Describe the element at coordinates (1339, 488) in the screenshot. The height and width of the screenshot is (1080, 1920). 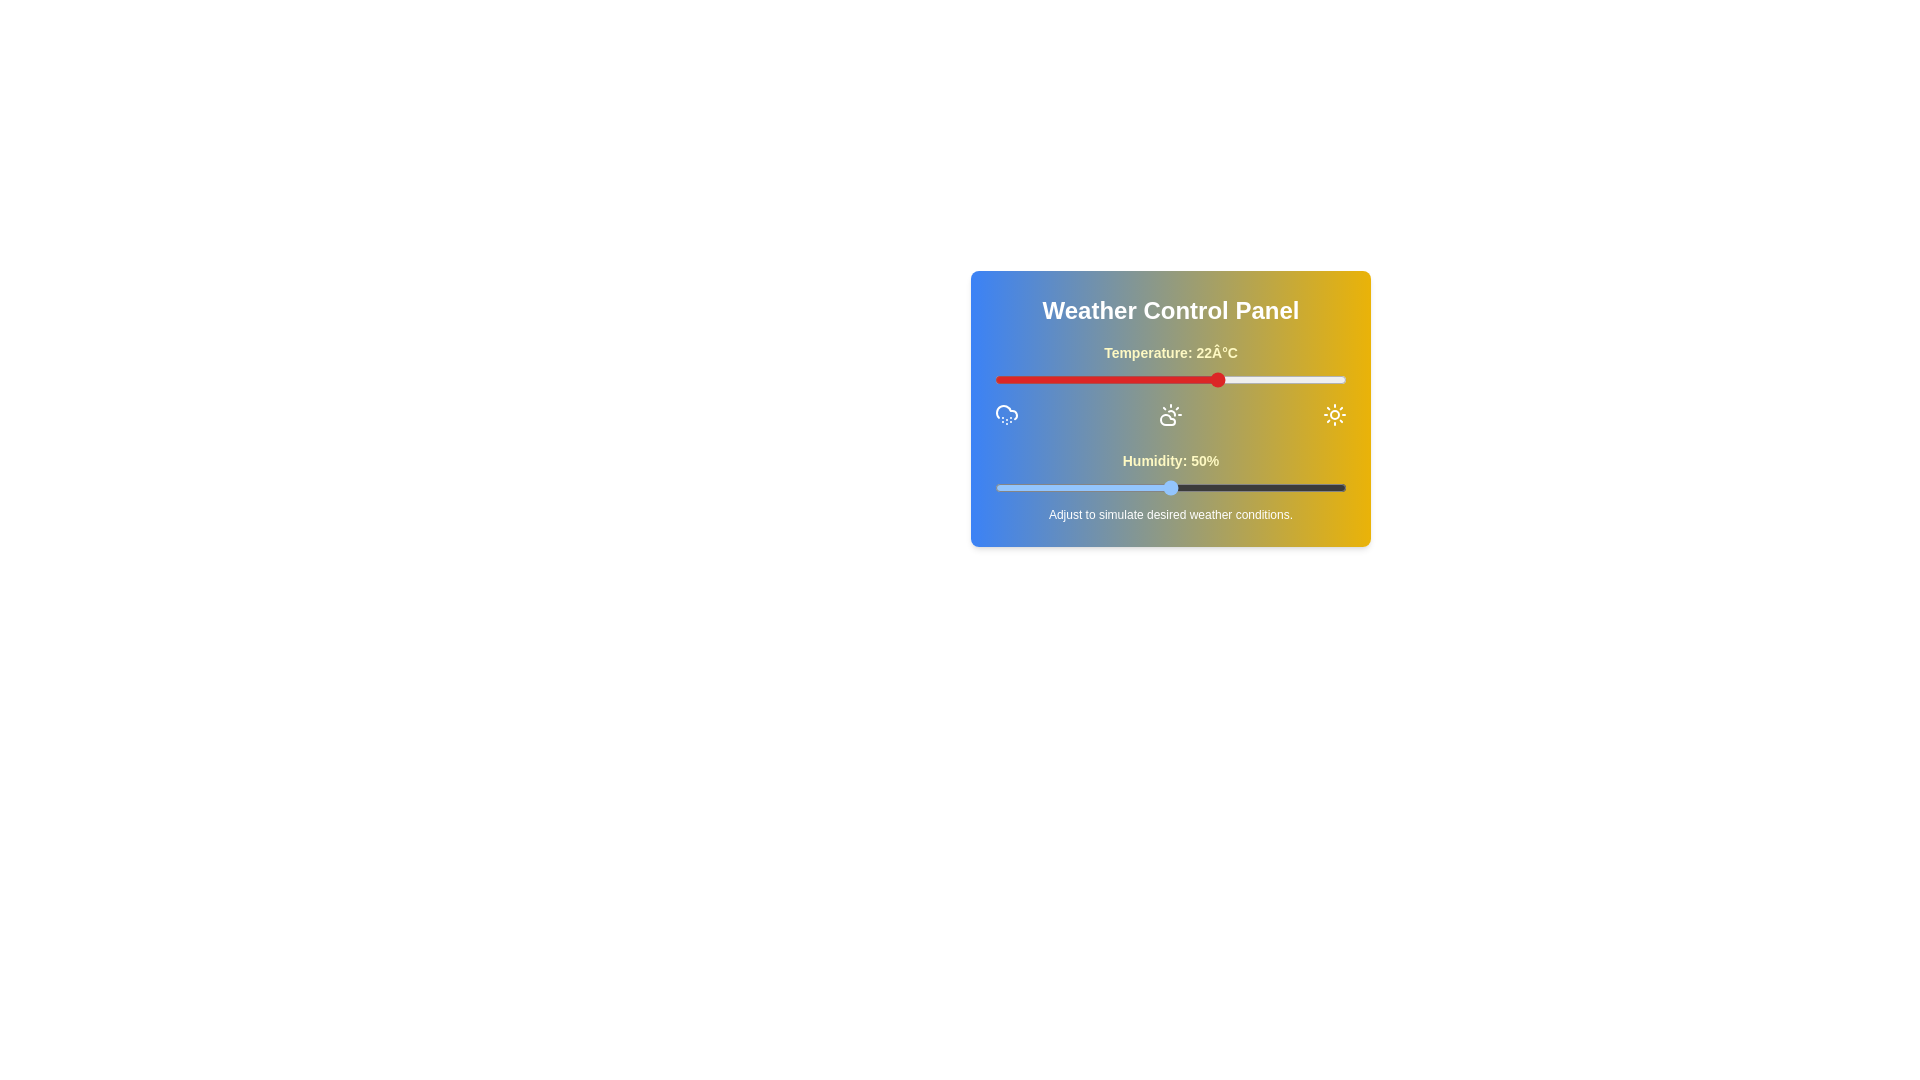
I see `the humidity` at that location.